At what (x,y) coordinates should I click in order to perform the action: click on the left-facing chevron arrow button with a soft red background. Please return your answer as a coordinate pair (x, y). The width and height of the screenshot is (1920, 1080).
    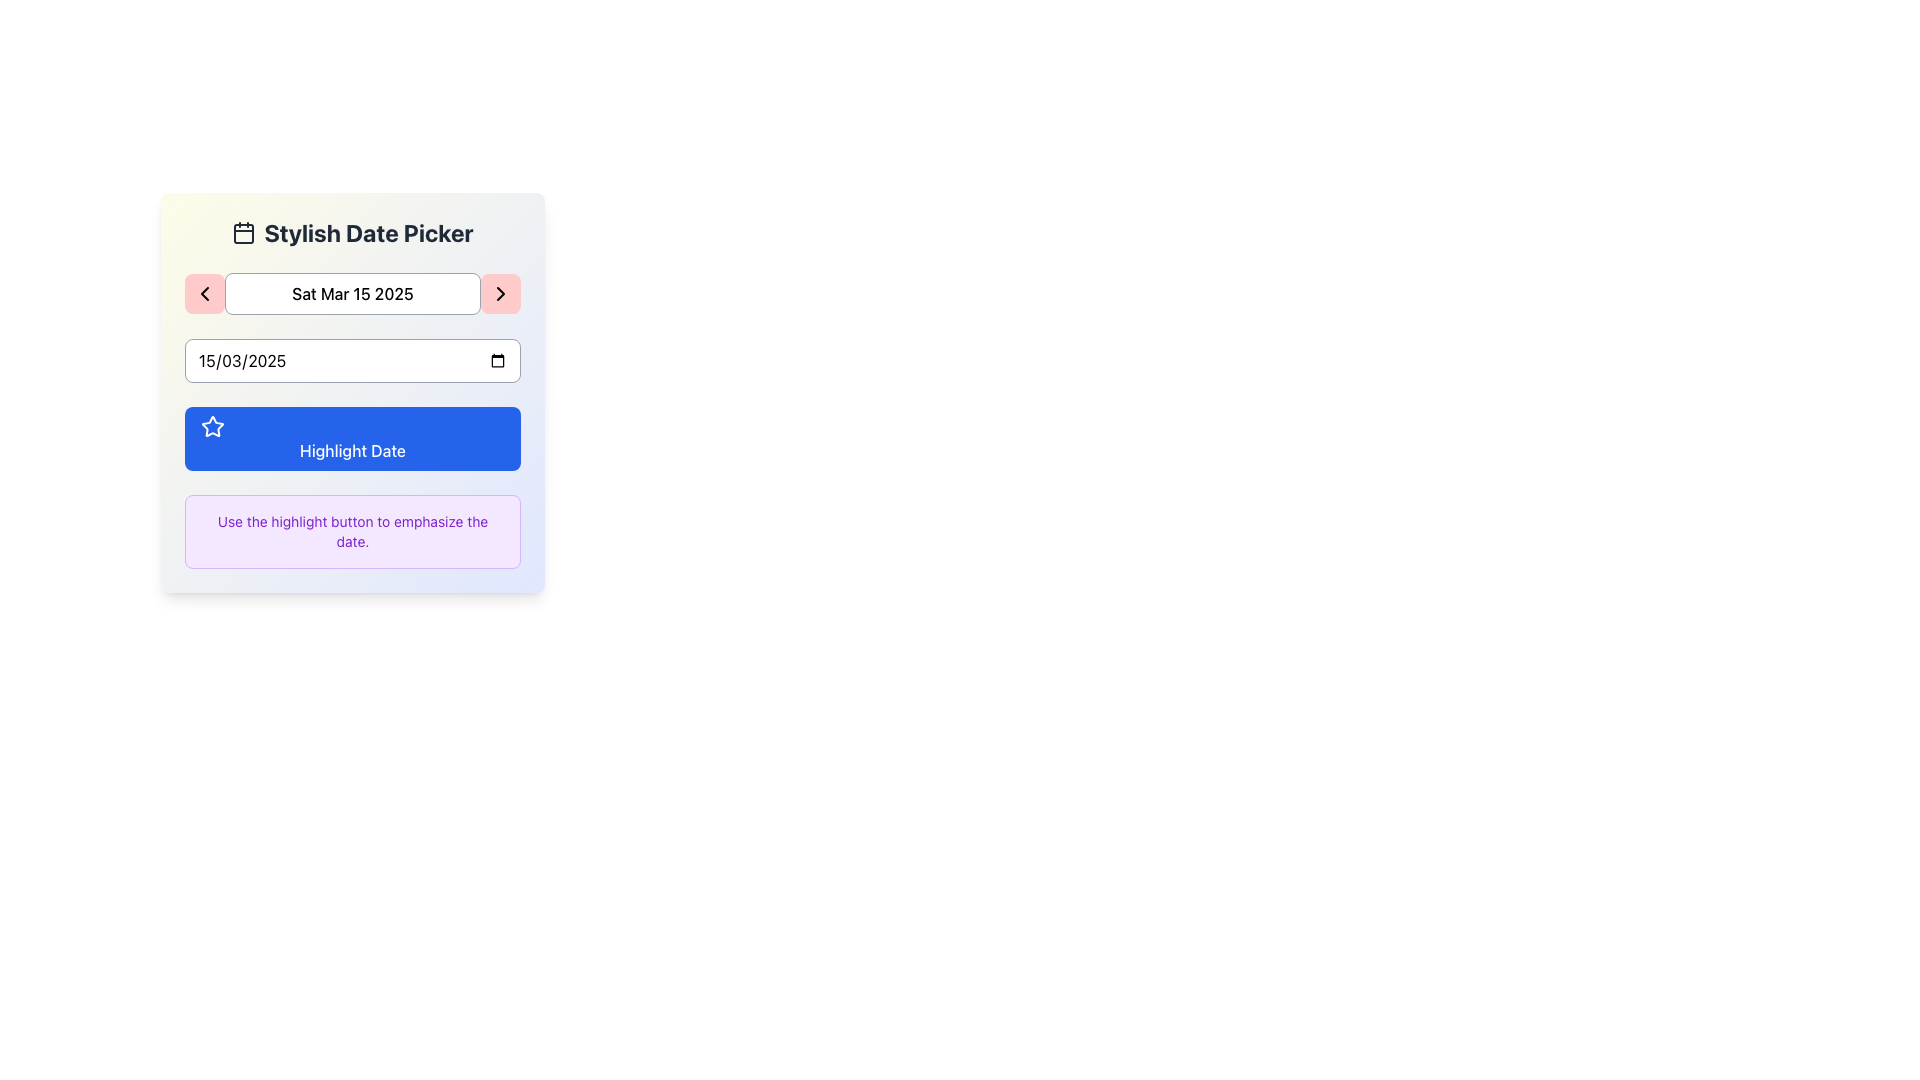
    Looking at the image, I should click on (205, 293).